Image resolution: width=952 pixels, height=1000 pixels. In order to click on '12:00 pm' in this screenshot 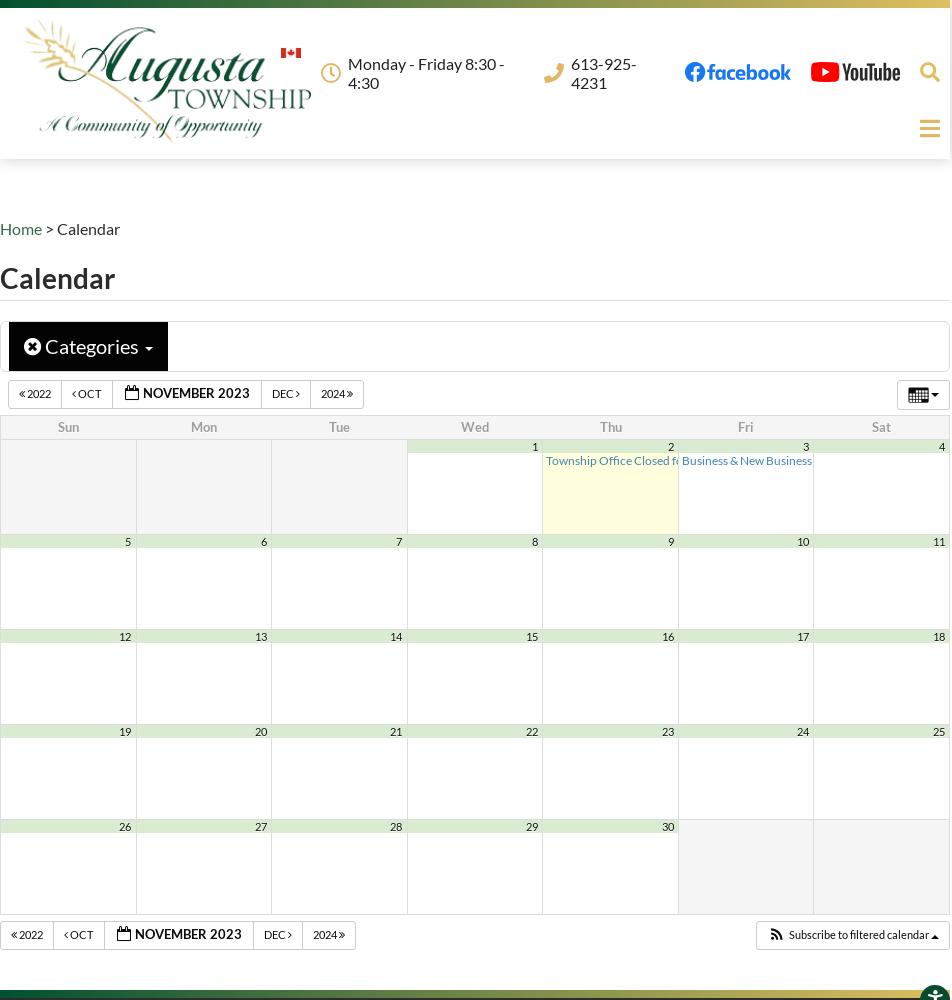, I will do `click(769, 459)`.